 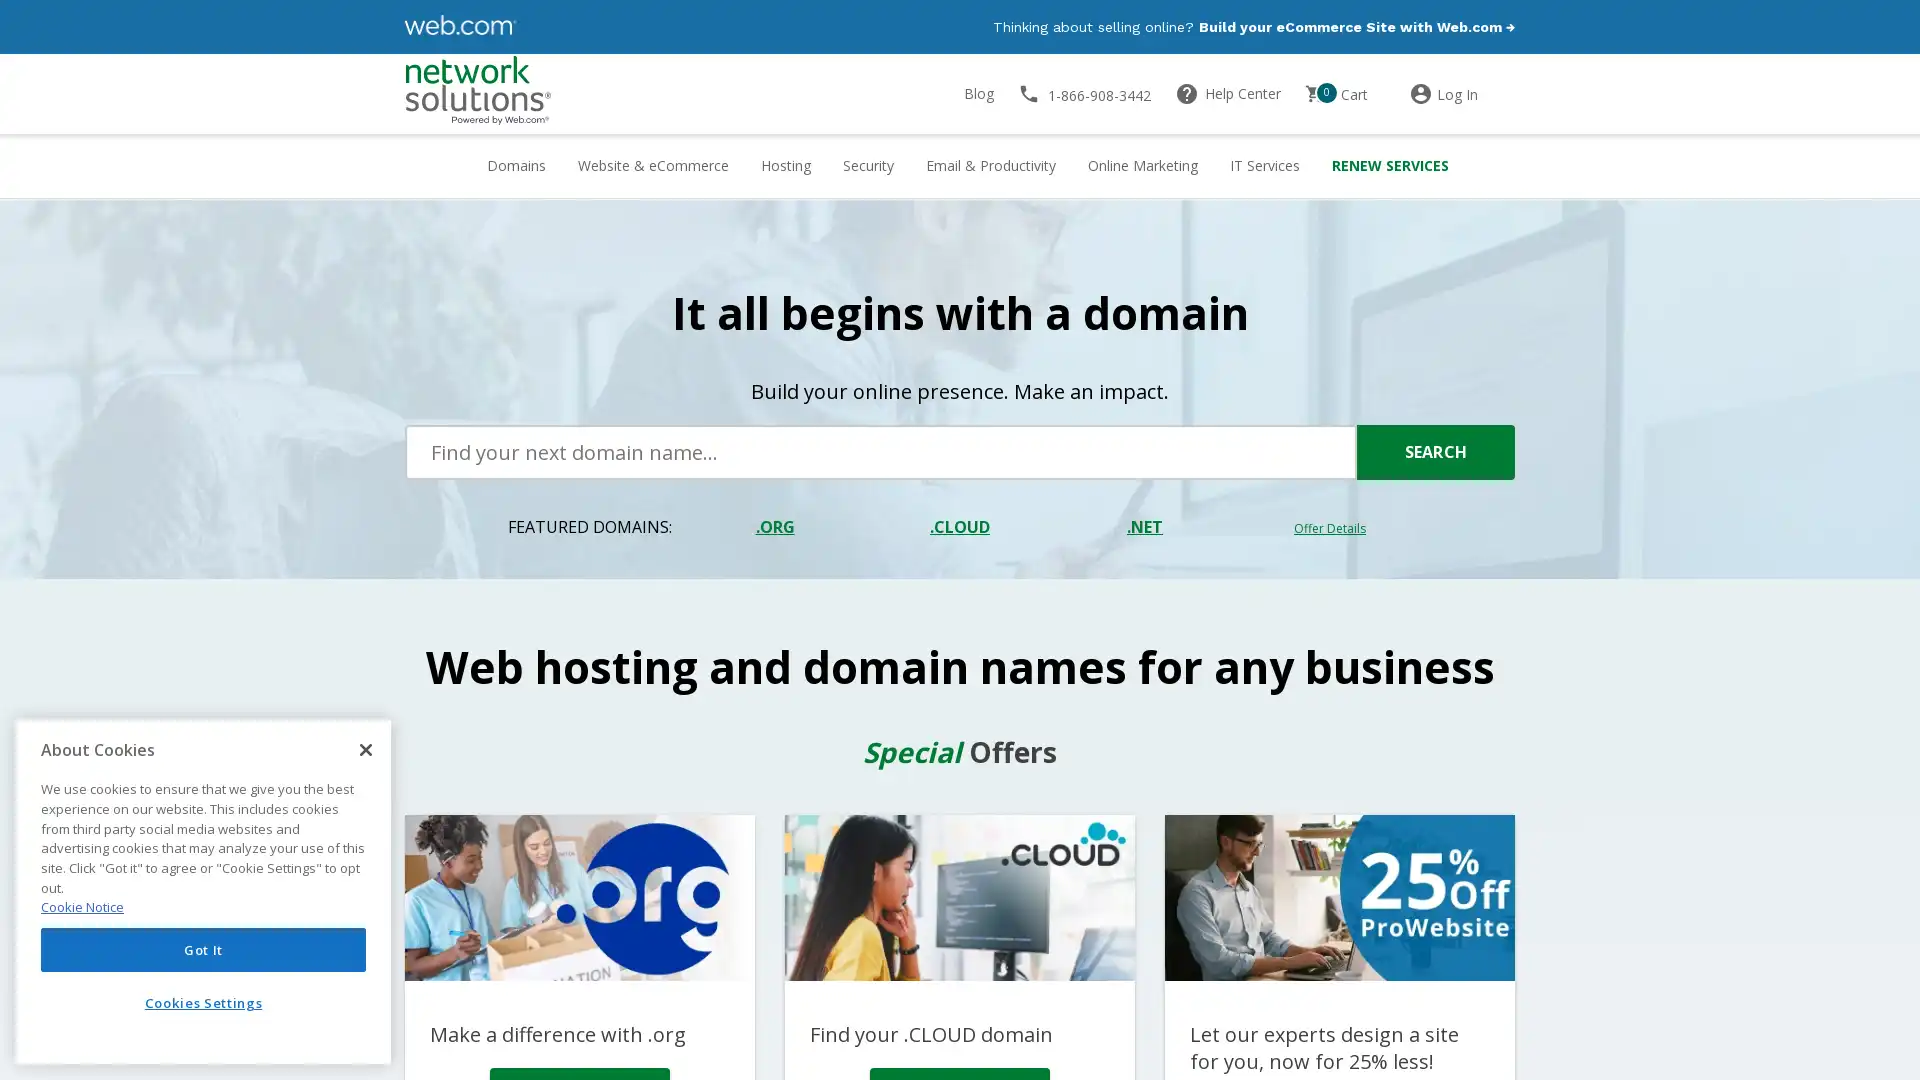 I want to click on Close, so click(x=365, y=749).